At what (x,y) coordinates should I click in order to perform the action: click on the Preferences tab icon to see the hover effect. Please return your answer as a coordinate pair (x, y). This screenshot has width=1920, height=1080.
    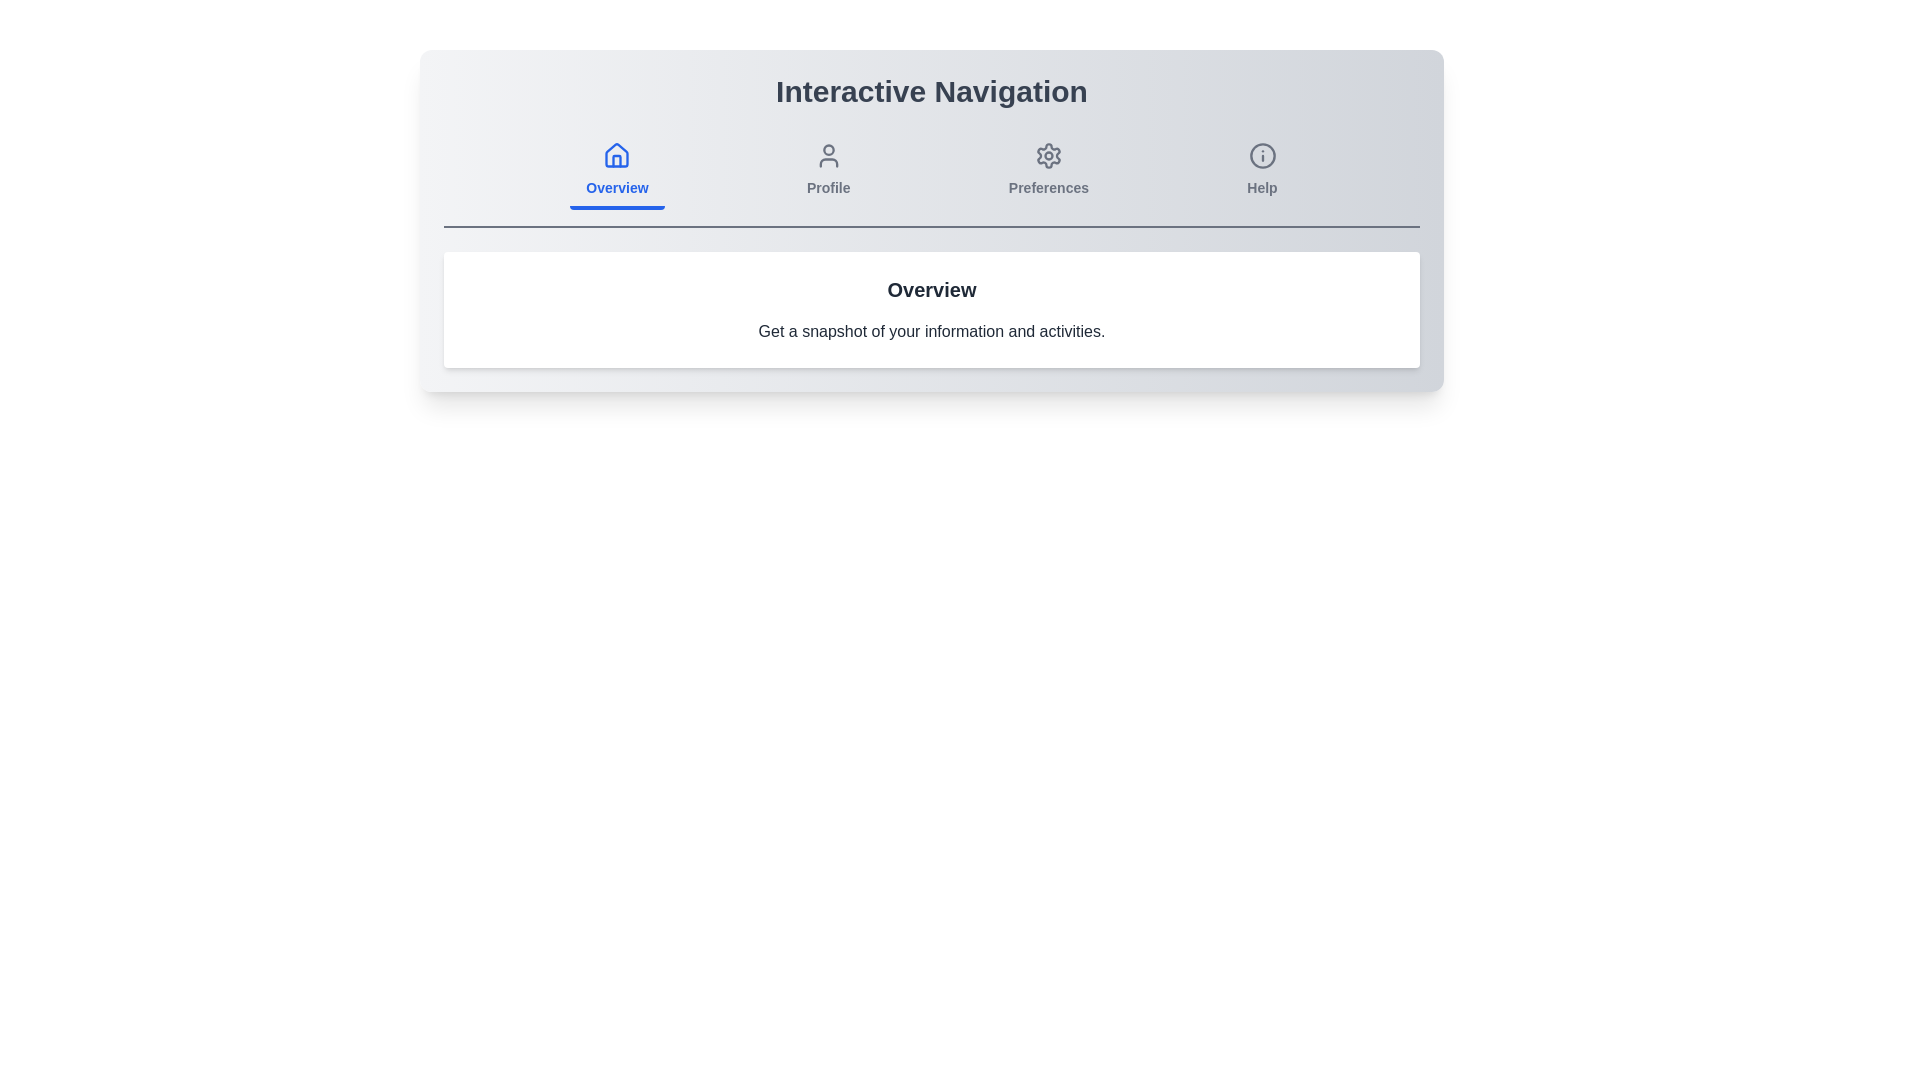
    Looking at the image, I should click on (1048, 171).